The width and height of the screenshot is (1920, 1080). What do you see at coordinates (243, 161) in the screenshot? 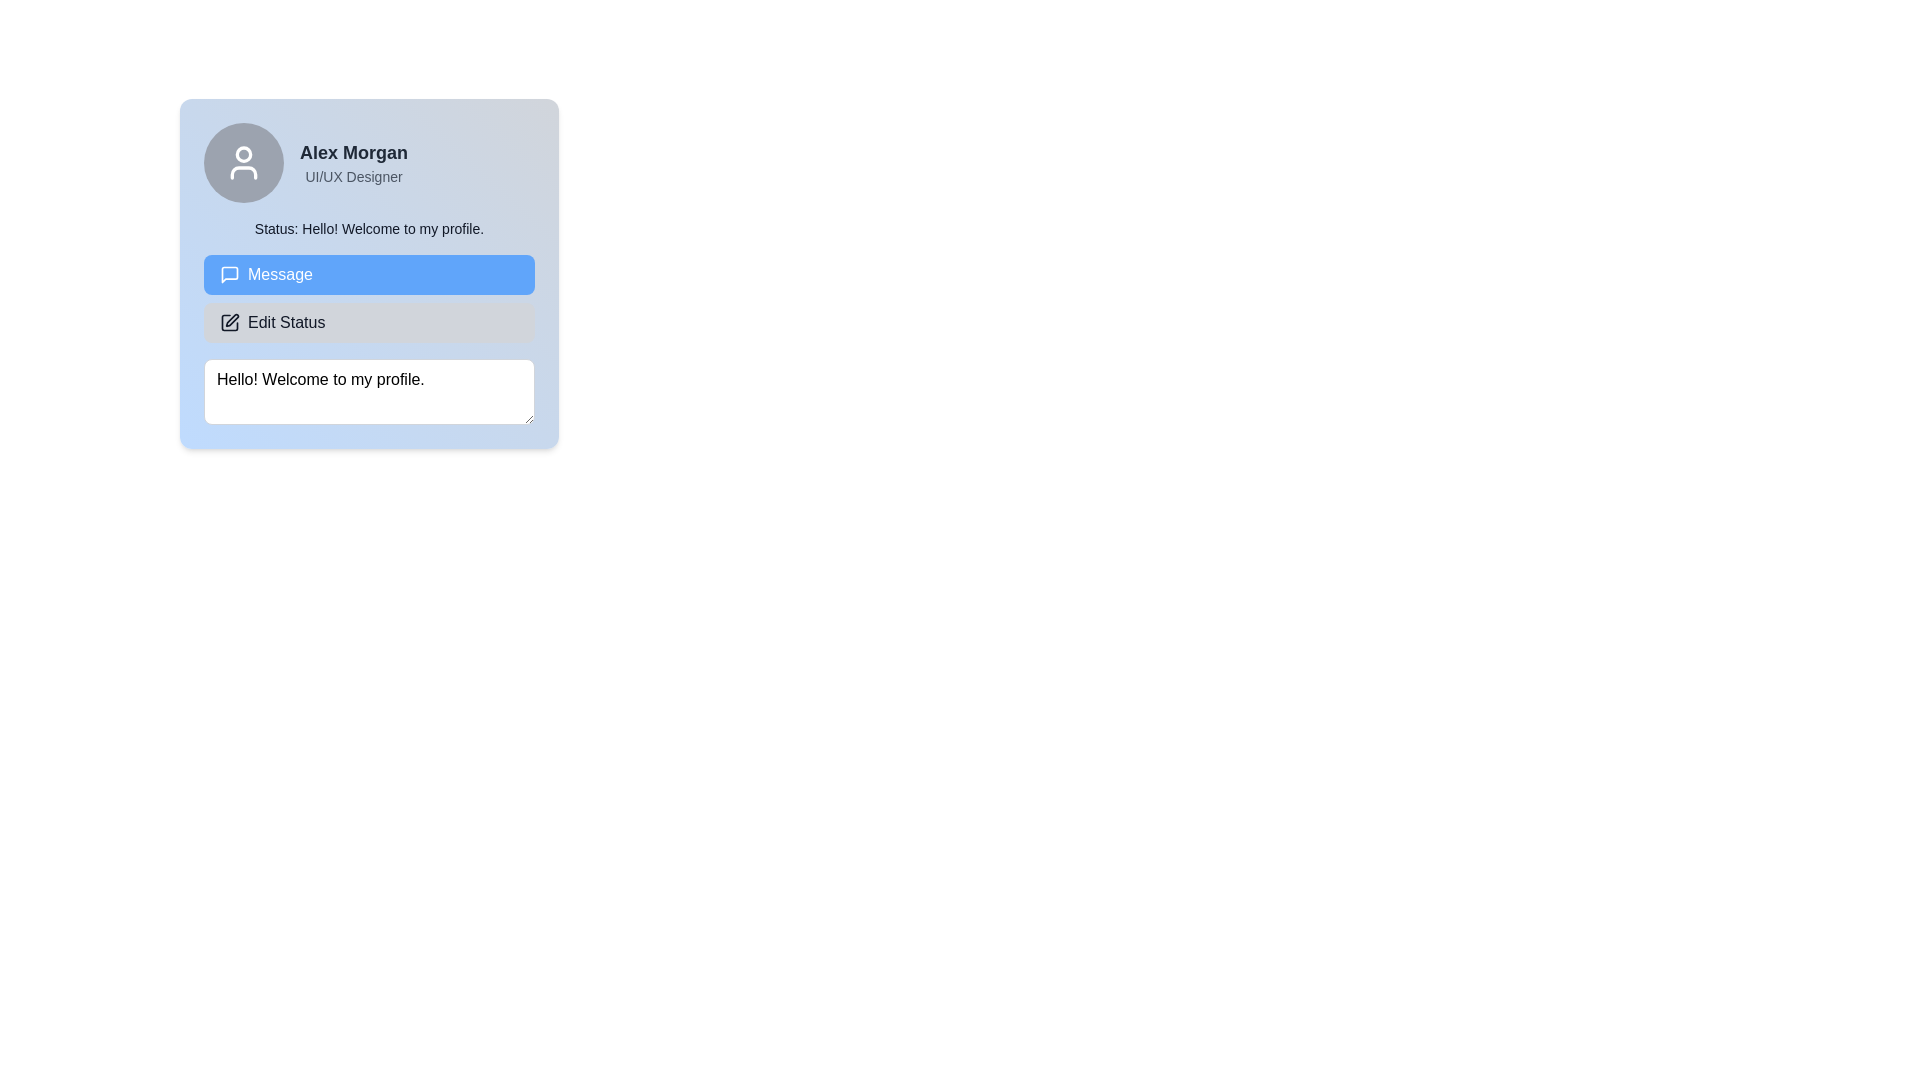
I see `the user's profile picture or avatar, which is a graphic icon located at the center of a circular background near the top-left of the user interface card` at bounding box center [243, 161].